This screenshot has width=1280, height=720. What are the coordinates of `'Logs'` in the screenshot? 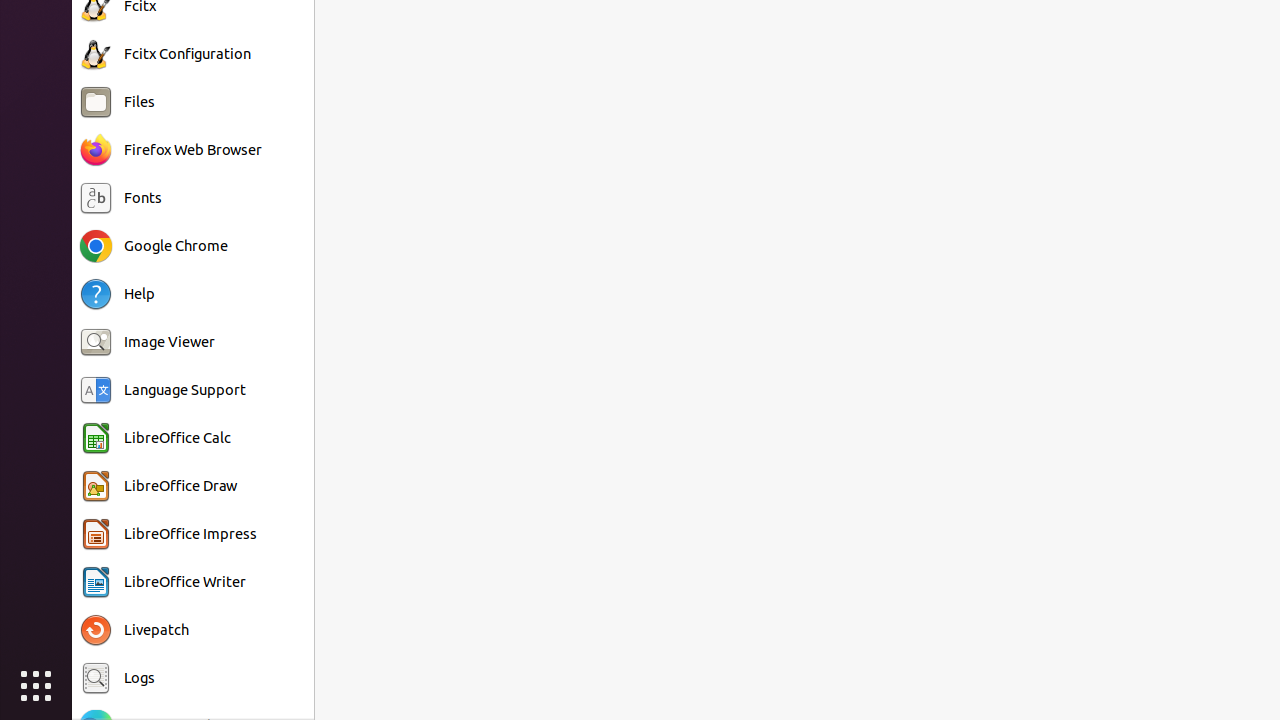 It's located at (138, 677).